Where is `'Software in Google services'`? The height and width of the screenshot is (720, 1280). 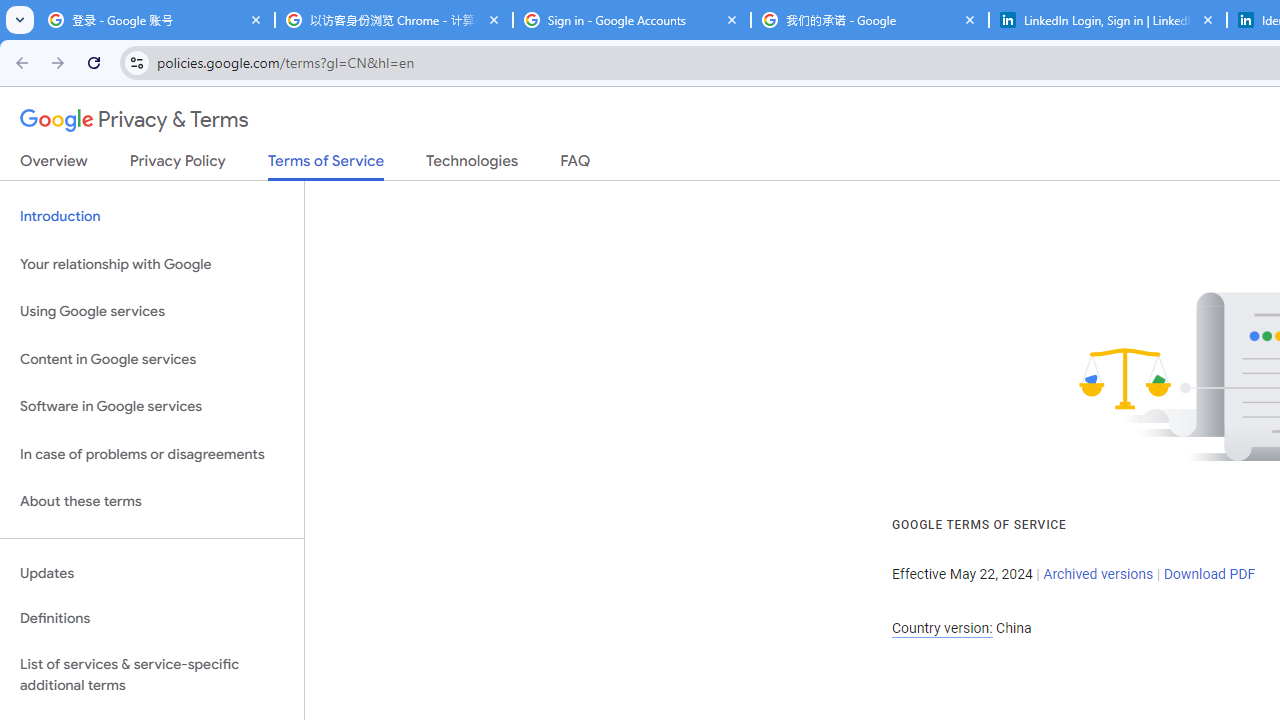 'Software in Google services' is located at coordinates (151, 406).